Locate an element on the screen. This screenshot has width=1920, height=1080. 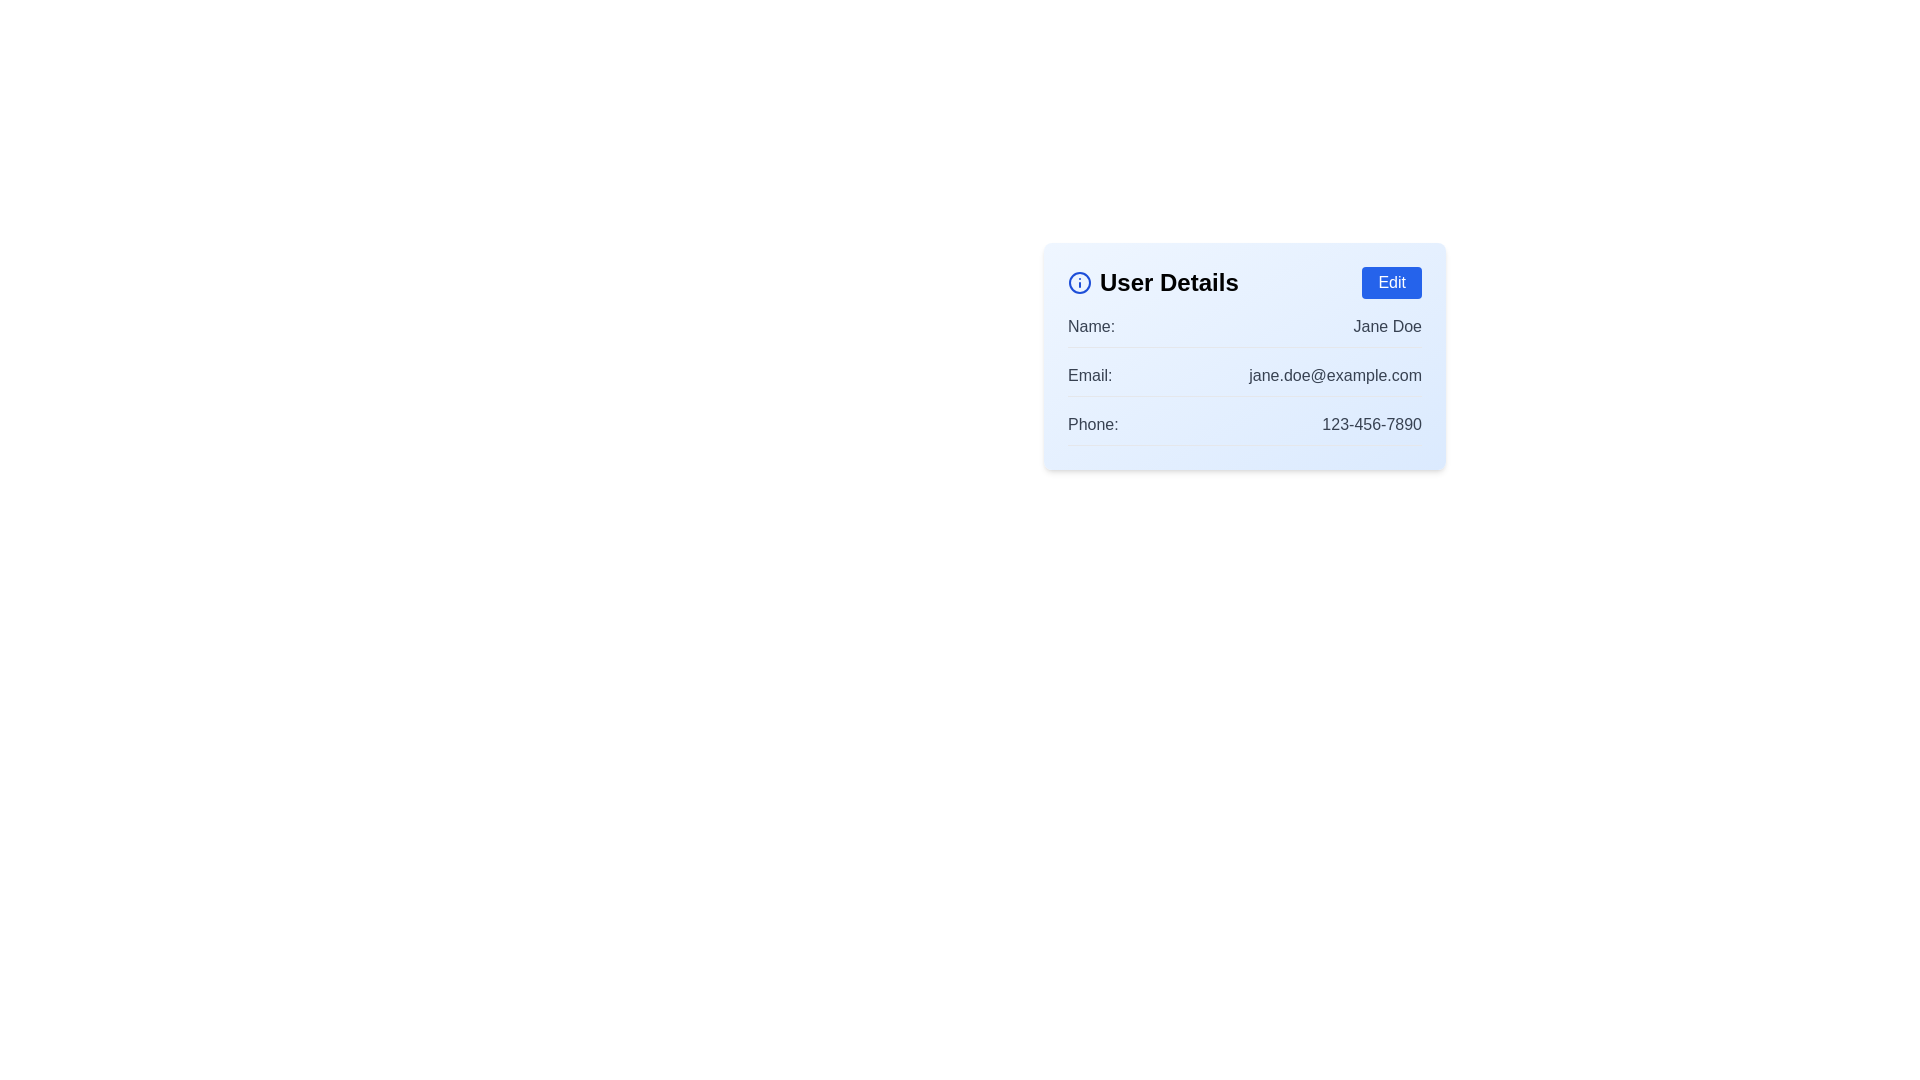
the static text label indicating the user's email address, which is located near the top-left corner of the user details section is located at coordinates (1089, 375).